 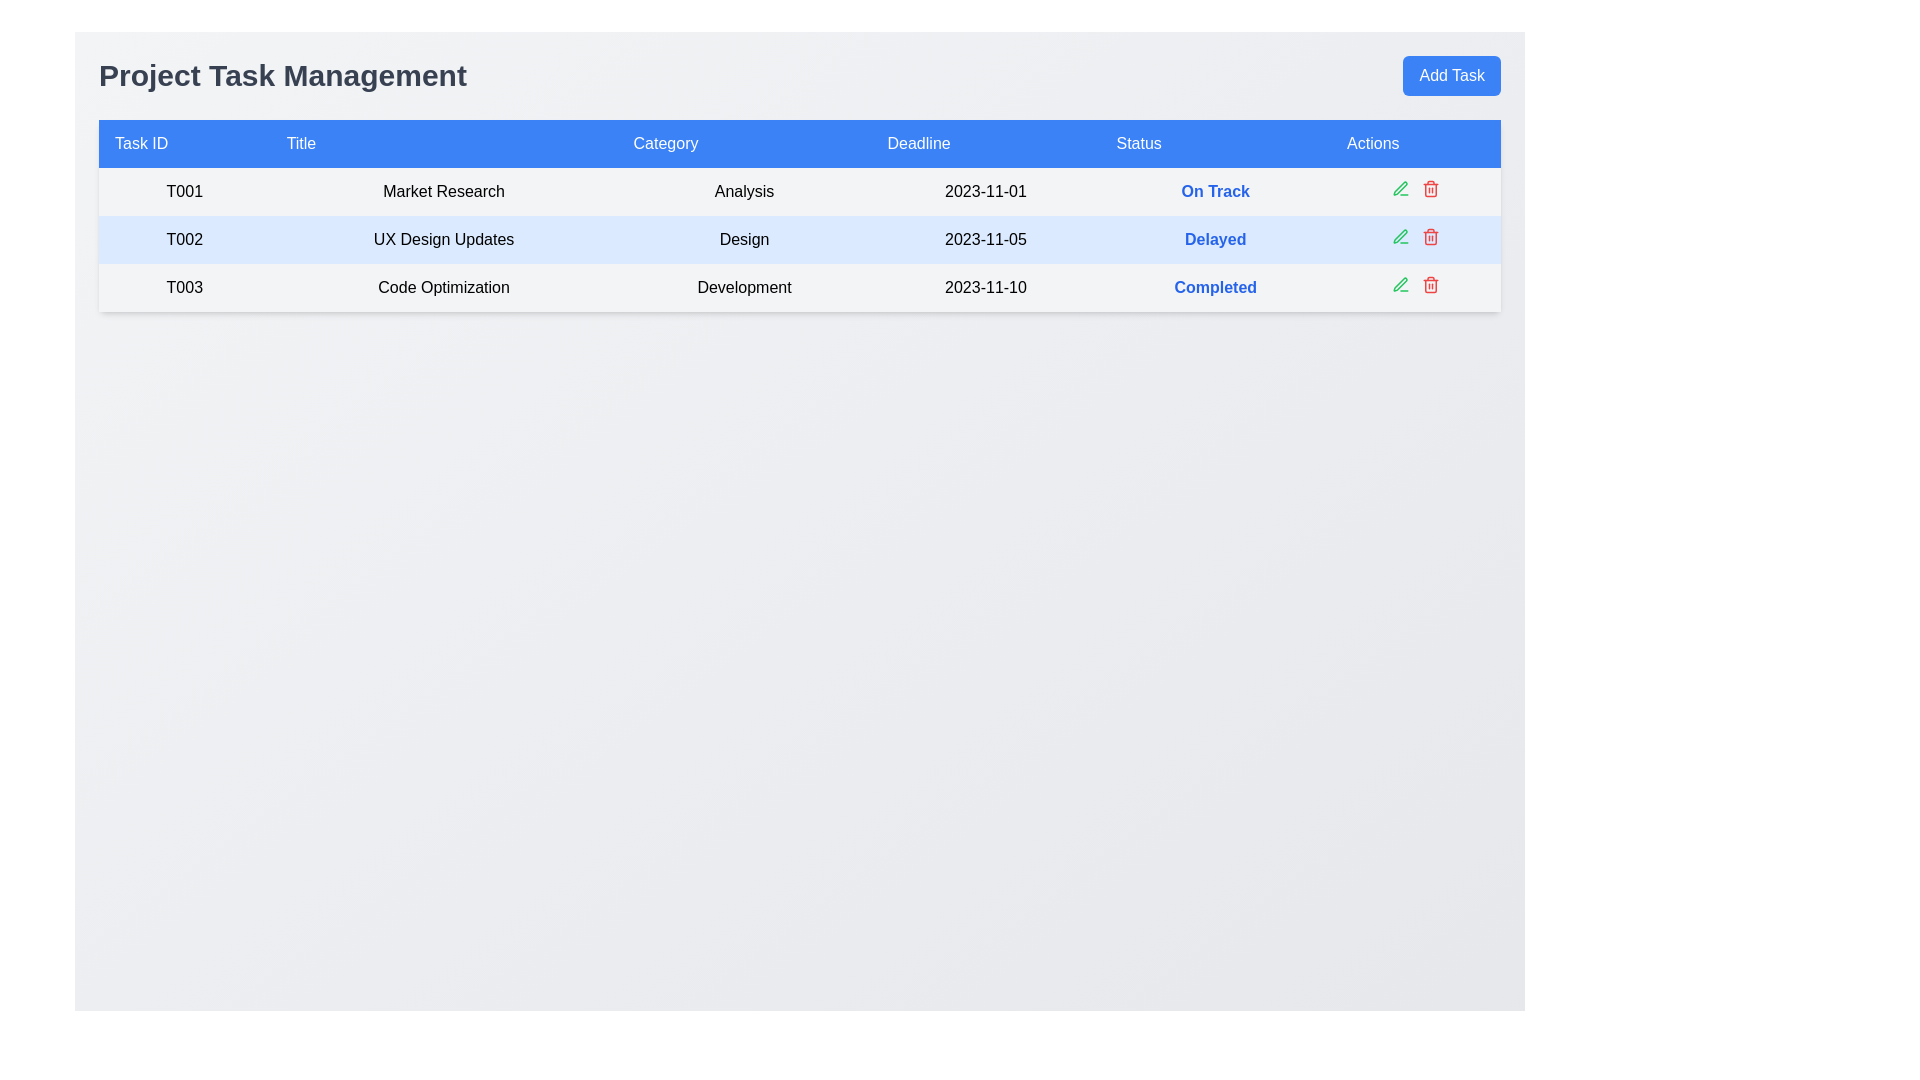 What do you see at coordinates (1429, 235) in the screenshot?
I see `the delete button in the 'Actions' column of the second row of the task table, corresponding to the 'UX Design Updates' task` at bounding box center [1429, 235].